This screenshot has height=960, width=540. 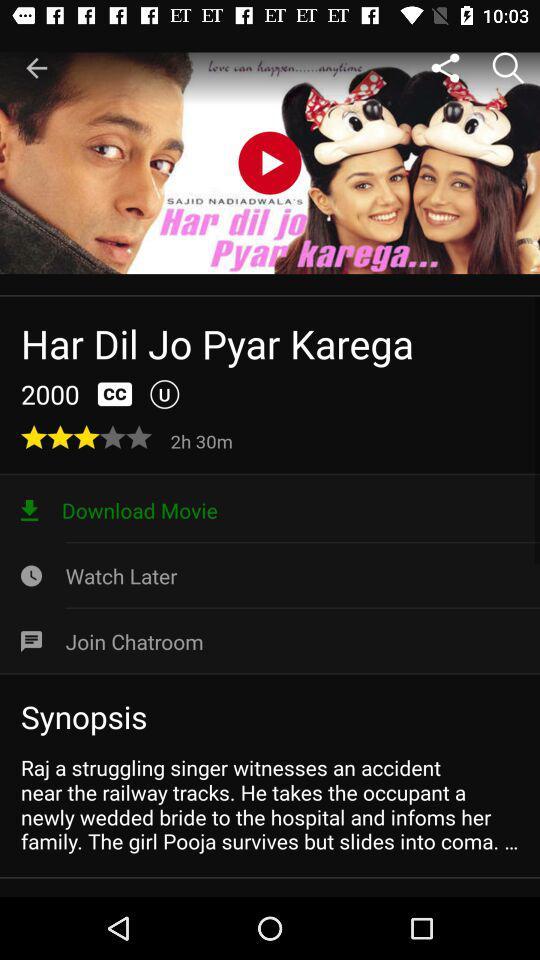 I want to click on icon above synopsis, so click(x=270, y=640).